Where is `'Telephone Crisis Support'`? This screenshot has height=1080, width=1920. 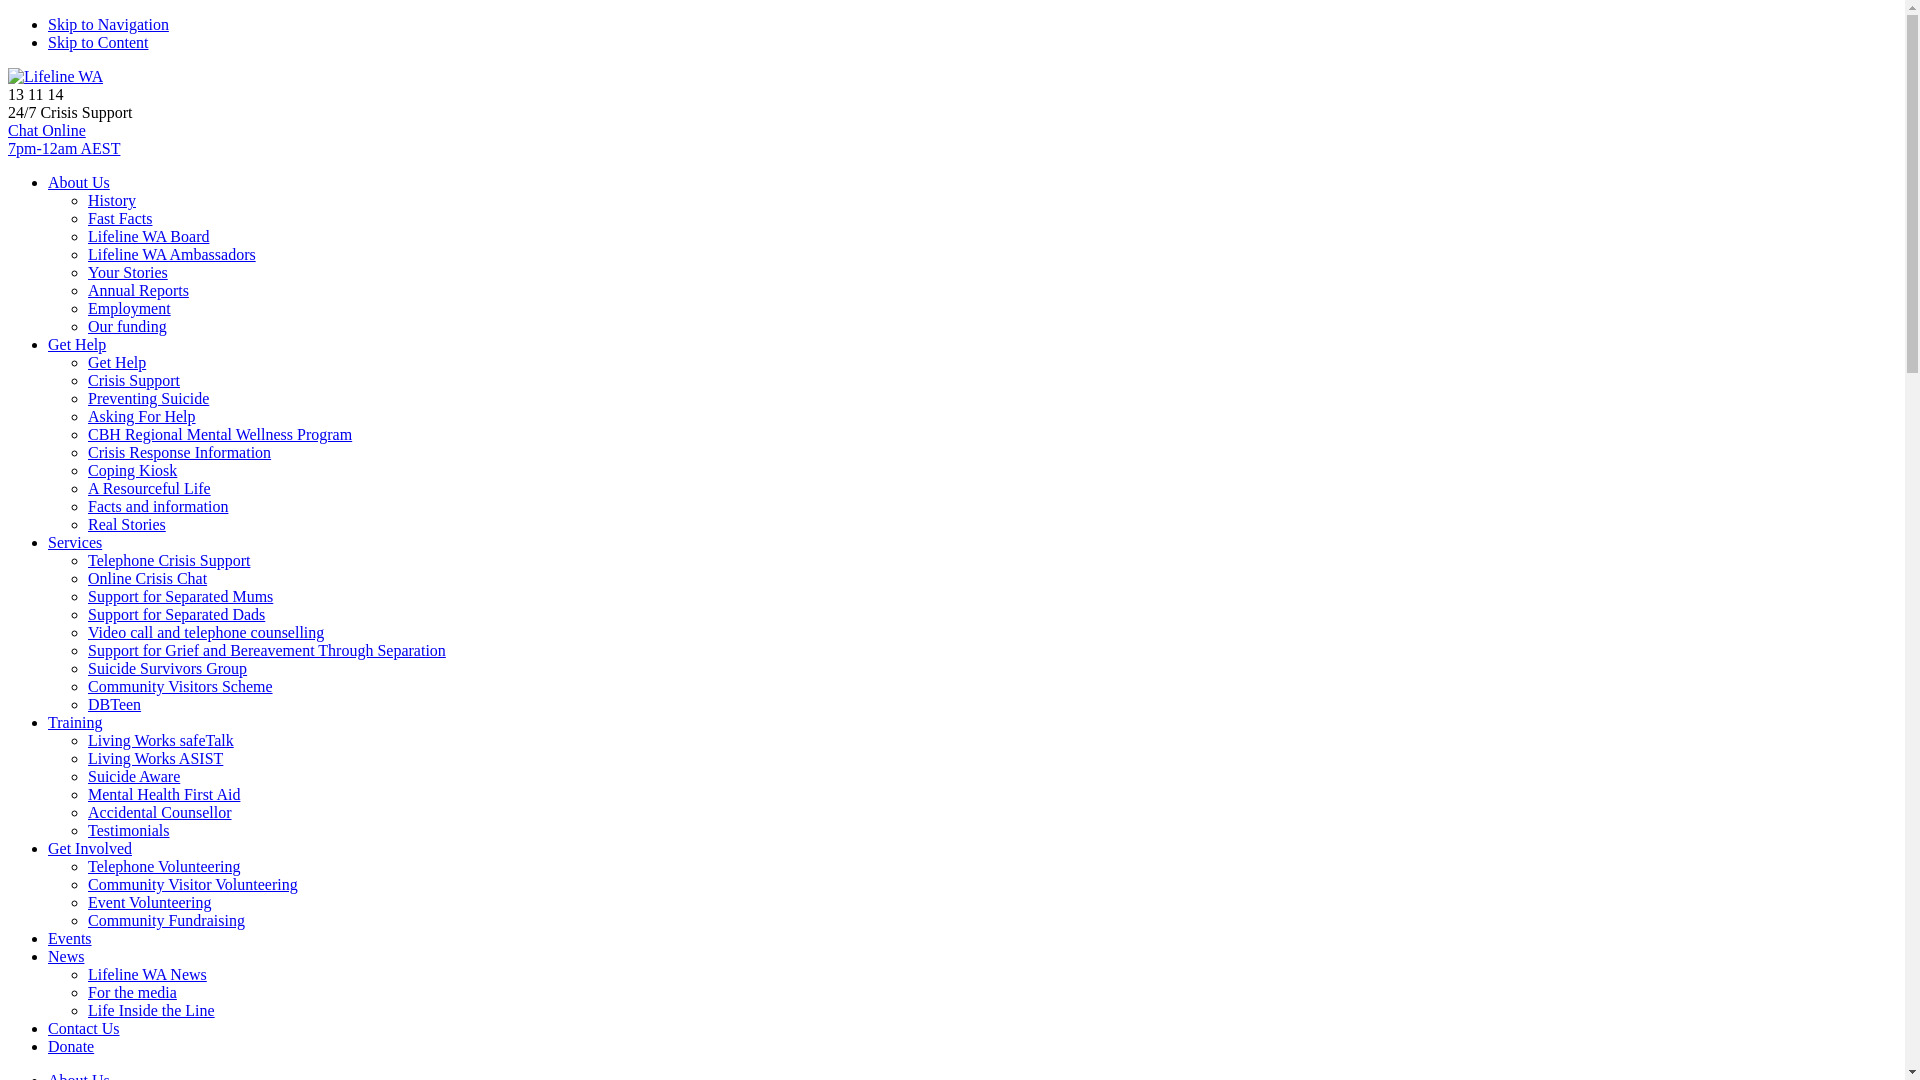 'Telephone Crisis Support' is located at coordinates (168, 560).